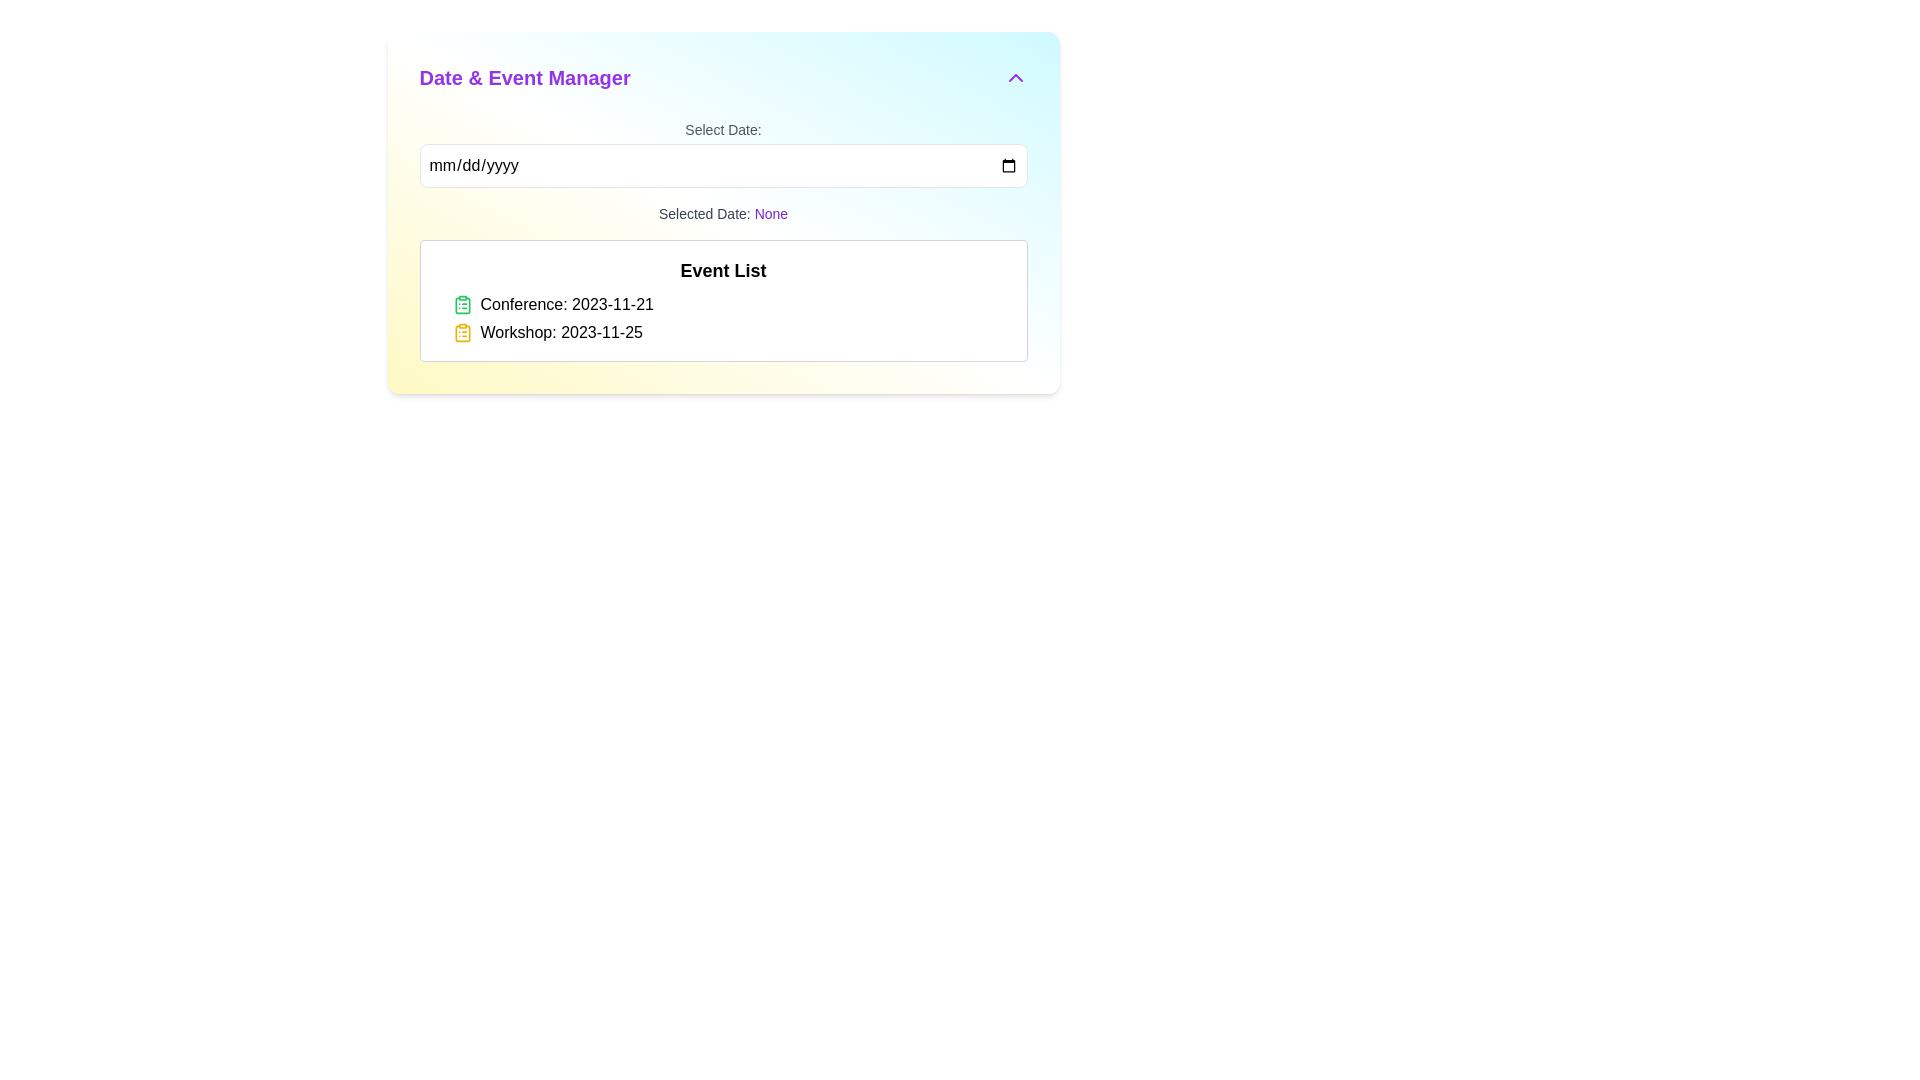 This screenshot has height=1080, width=1920. Describe the element at coordinates (722, 213) in the screenshot. I see `the Text Display element that shows the currently selected date, which is located below the 'Select Date:' input field and above the 'Event List' section` at that location.